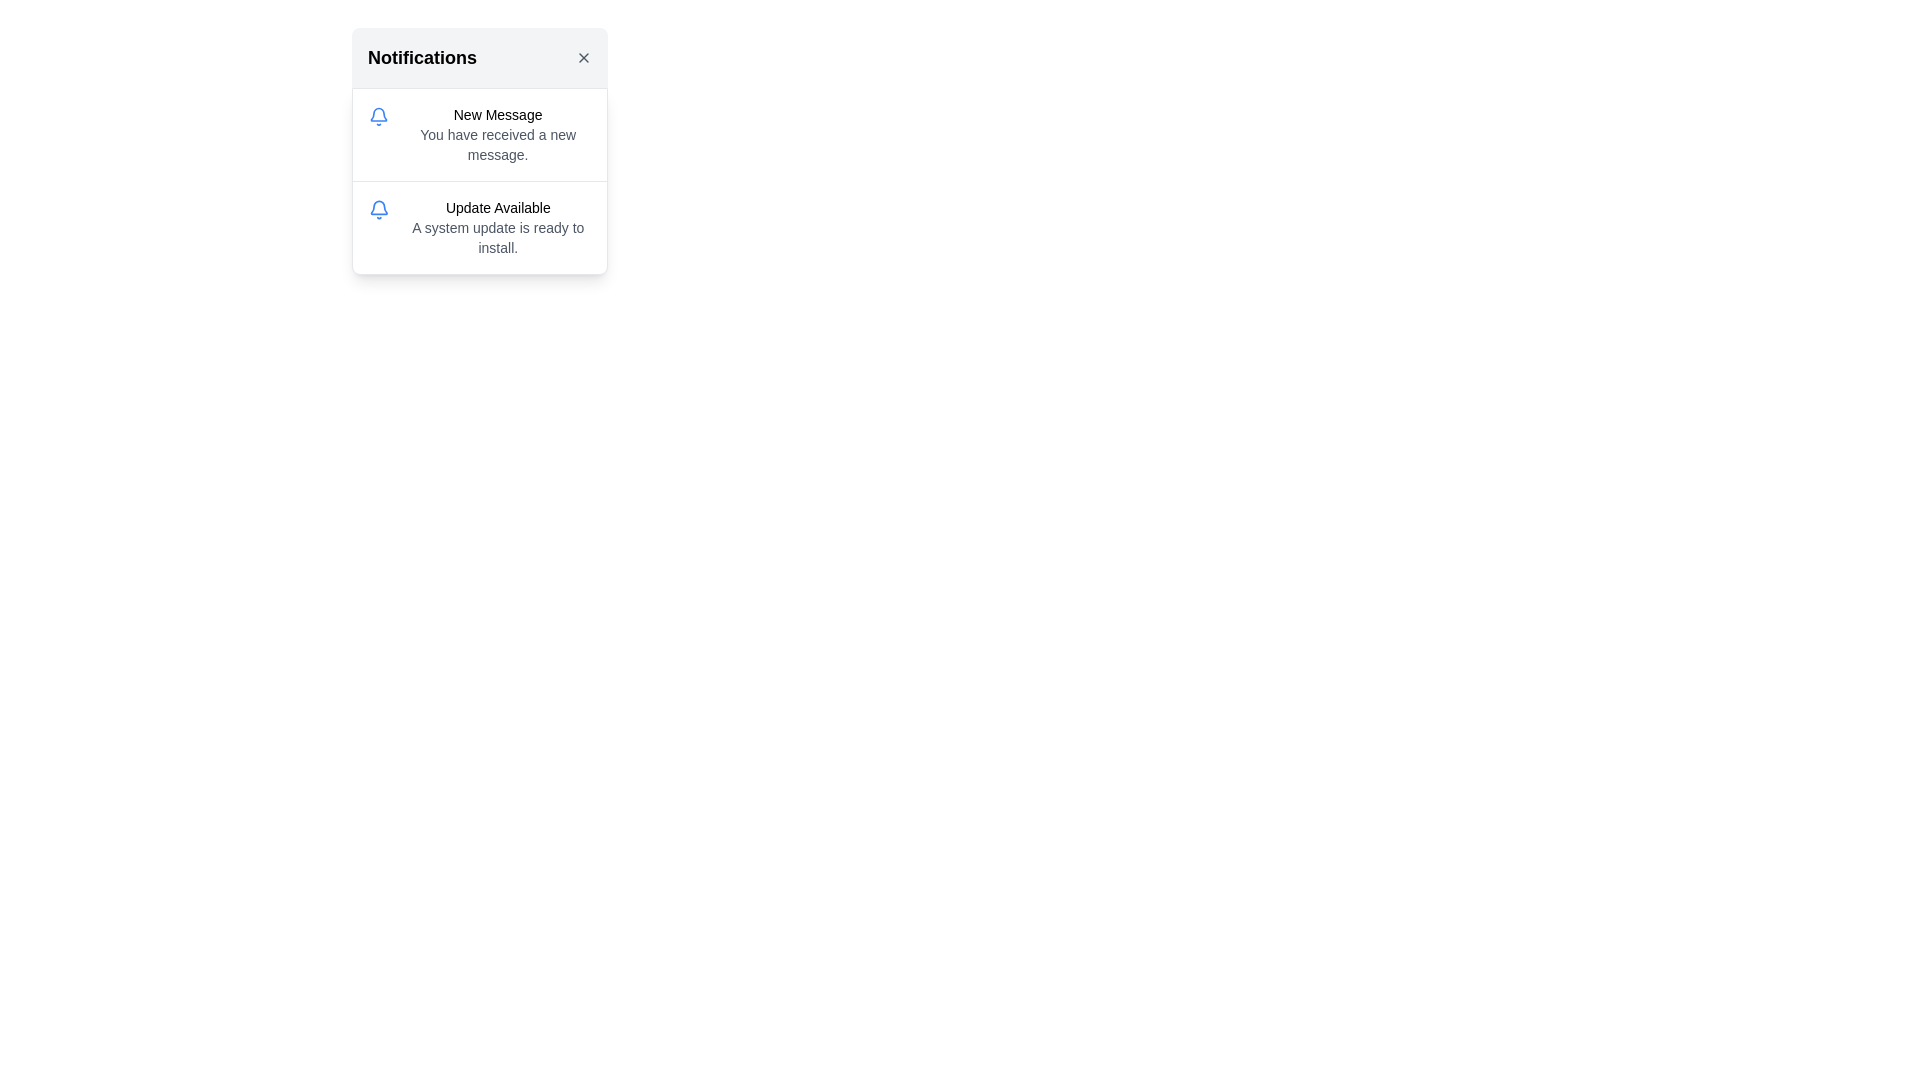  What do you see at coordinates (498, 208) in the screenshot?
I see `the 'Update Available' label located in the second notification card, which is styled with a medium sans-serif font and positioned above an explanatory text` at bounding box center [498, 208].